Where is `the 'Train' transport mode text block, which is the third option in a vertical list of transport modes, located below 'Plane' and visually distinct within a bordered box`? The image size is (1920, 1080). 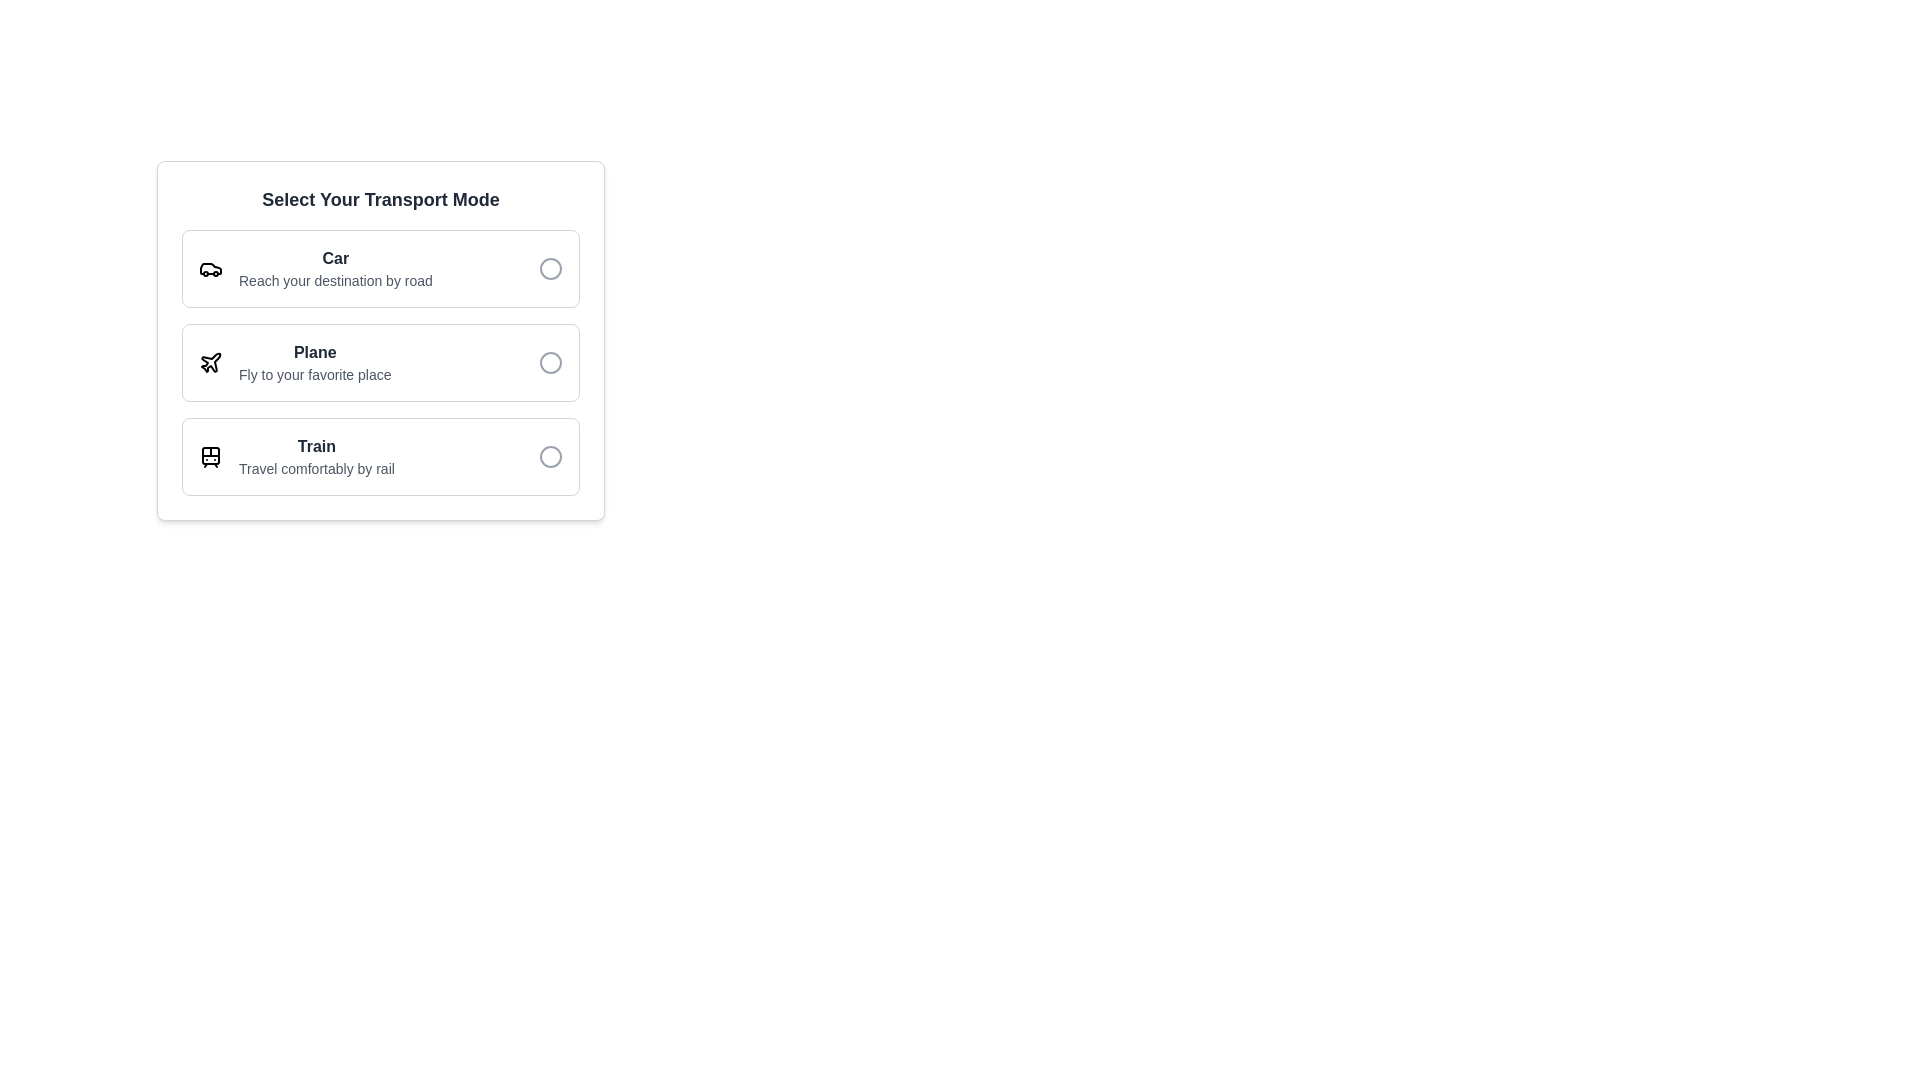
the 'Train' transport mode text block, which is the third option in a vertical list of transport modes, located below 'Plane' and visually distinct within a bordered box is located at coordinates (315, 456).